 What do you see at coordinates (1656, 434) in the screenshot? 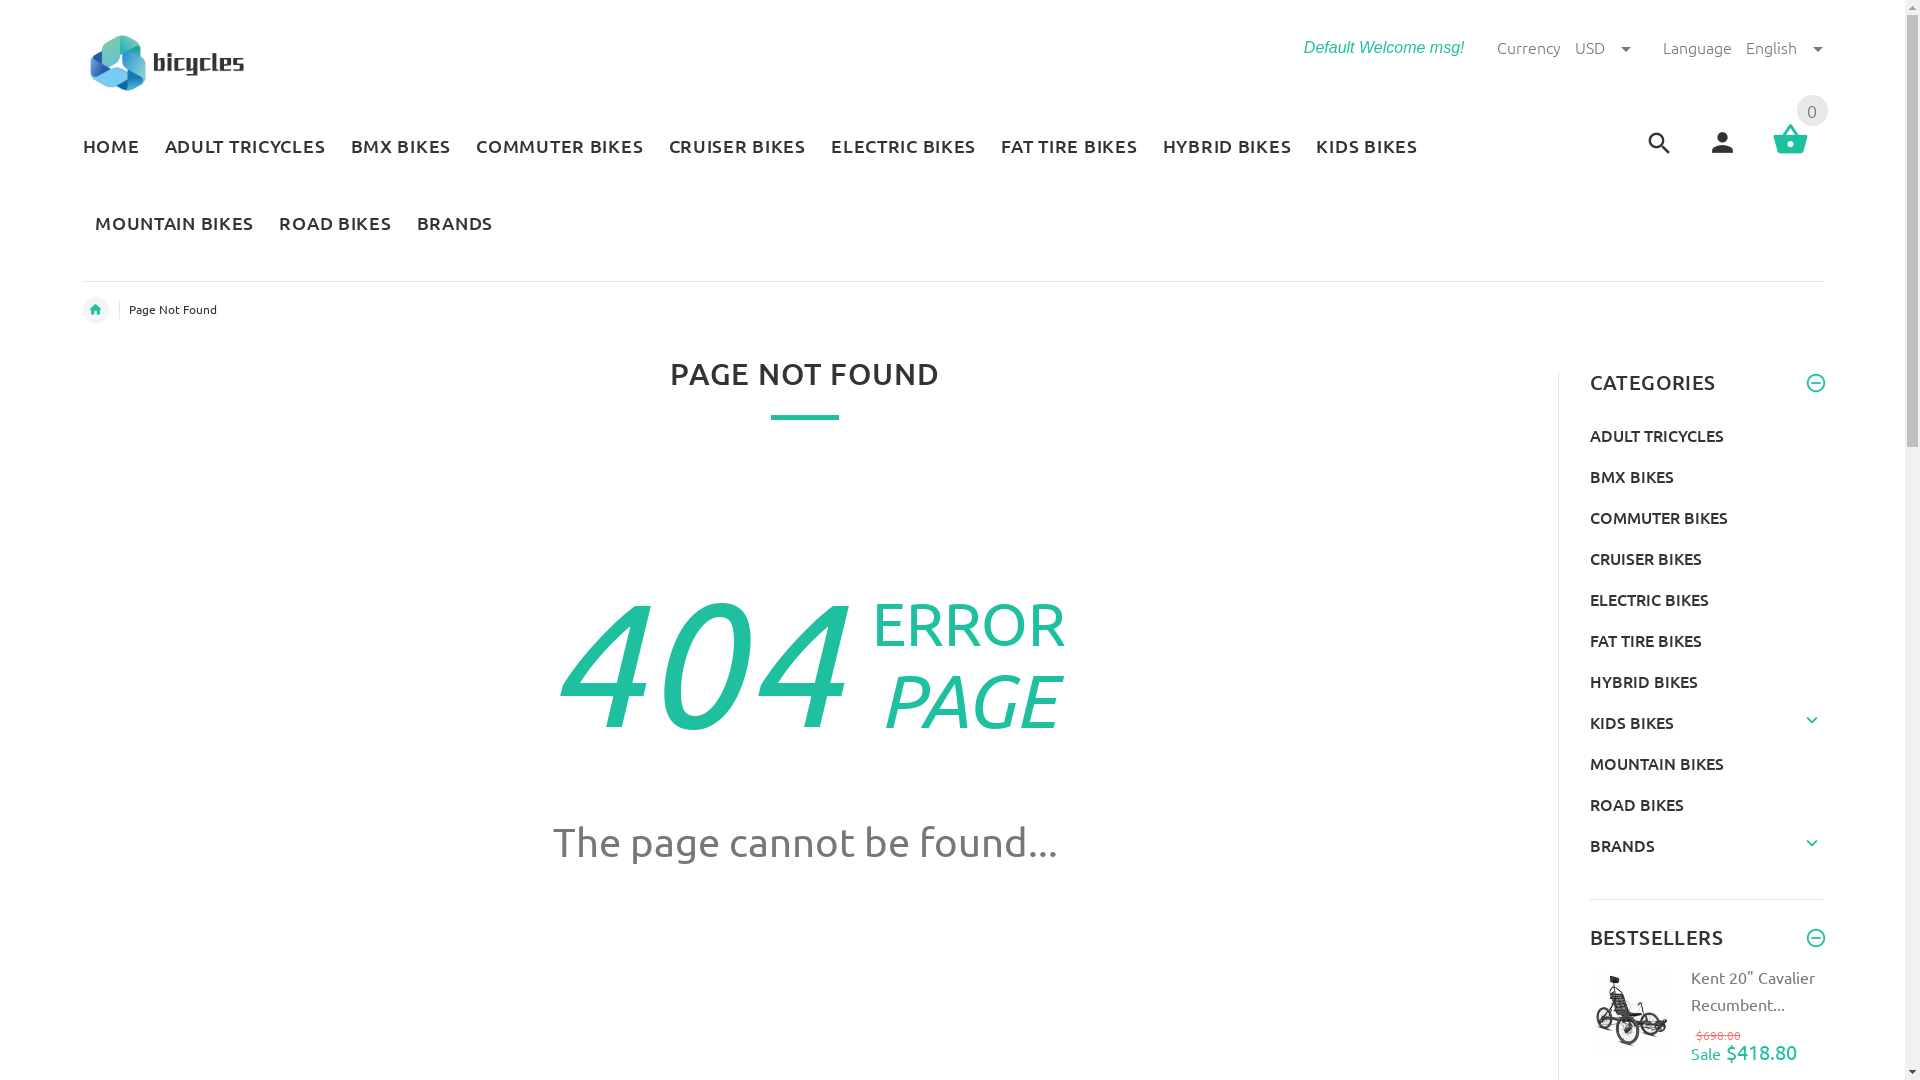
I see `'ADULT TRICYCLES'` at bounding box center [1656, 434].